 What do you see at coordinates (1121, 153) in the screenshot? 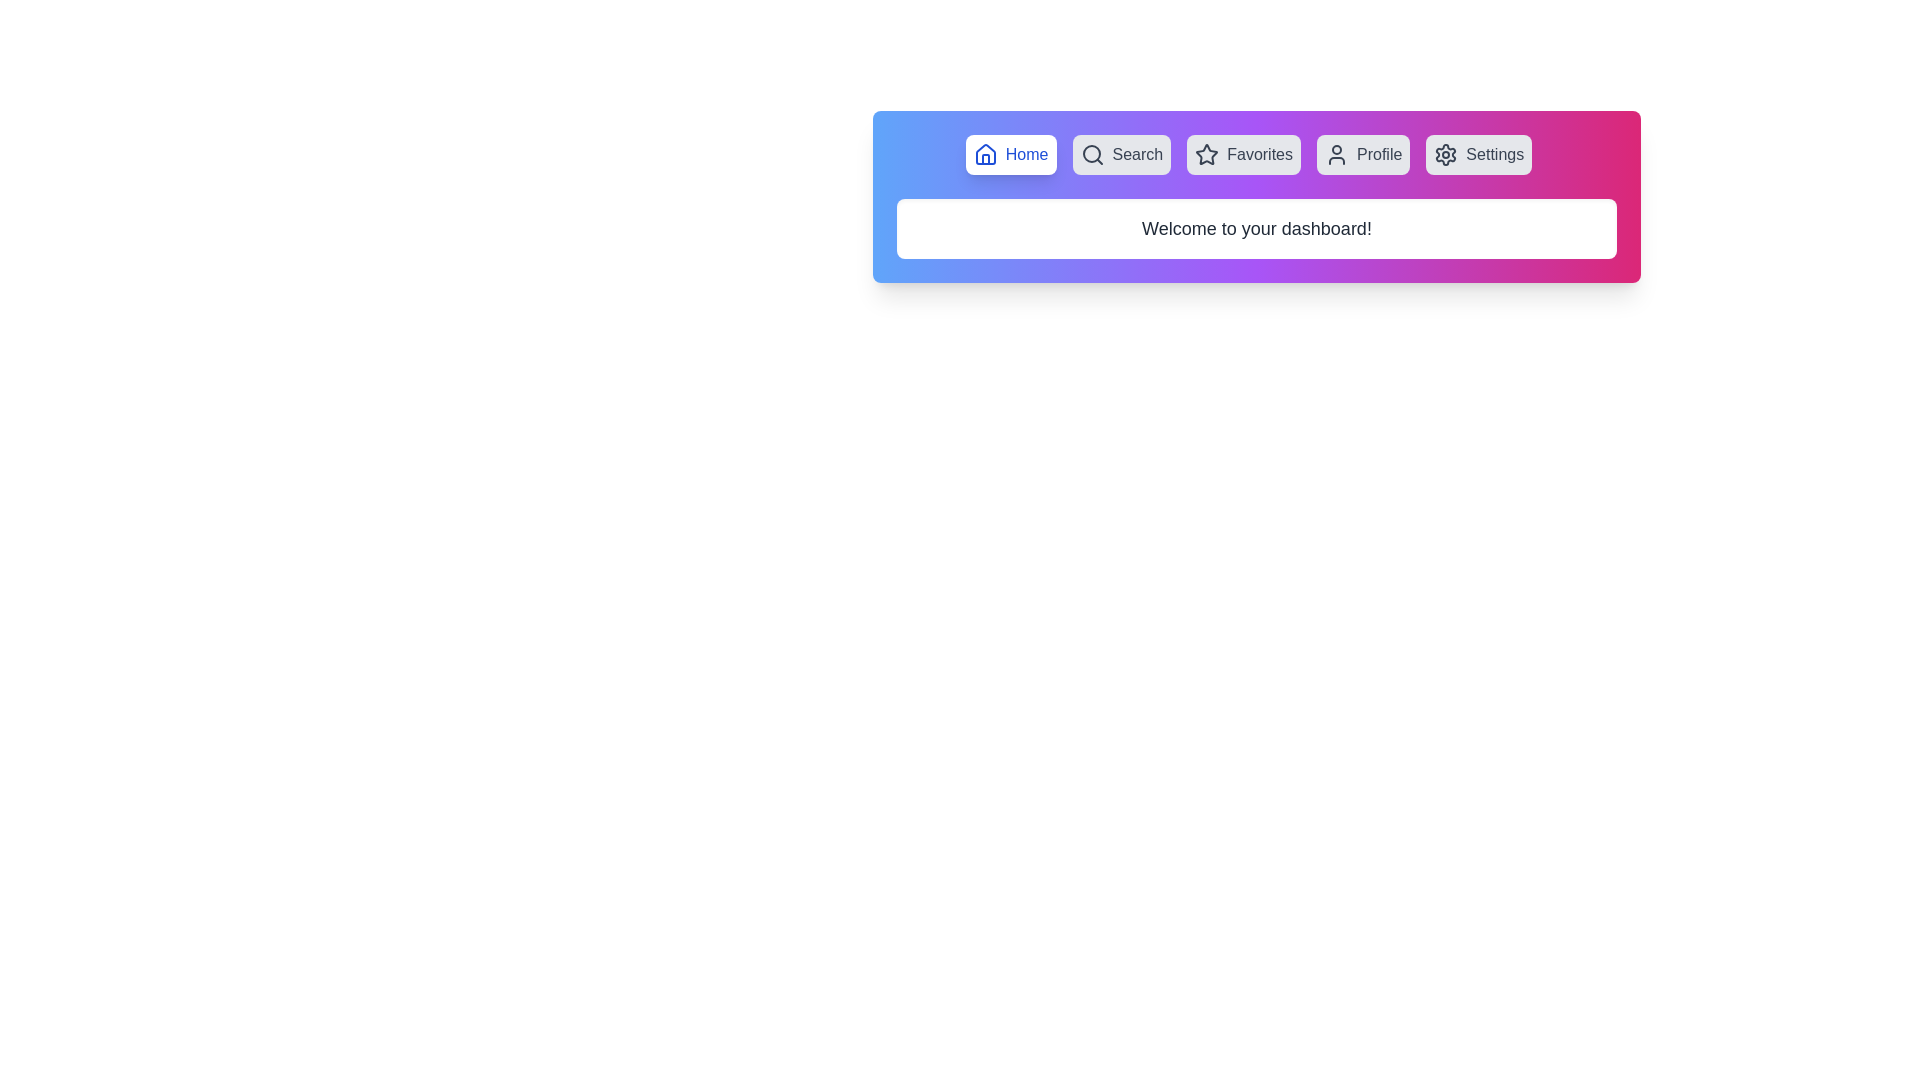
I see `the 'Search' button, which is the second button in the navigation bar, to observe the hover effect` at bounding box center [1121, 153].